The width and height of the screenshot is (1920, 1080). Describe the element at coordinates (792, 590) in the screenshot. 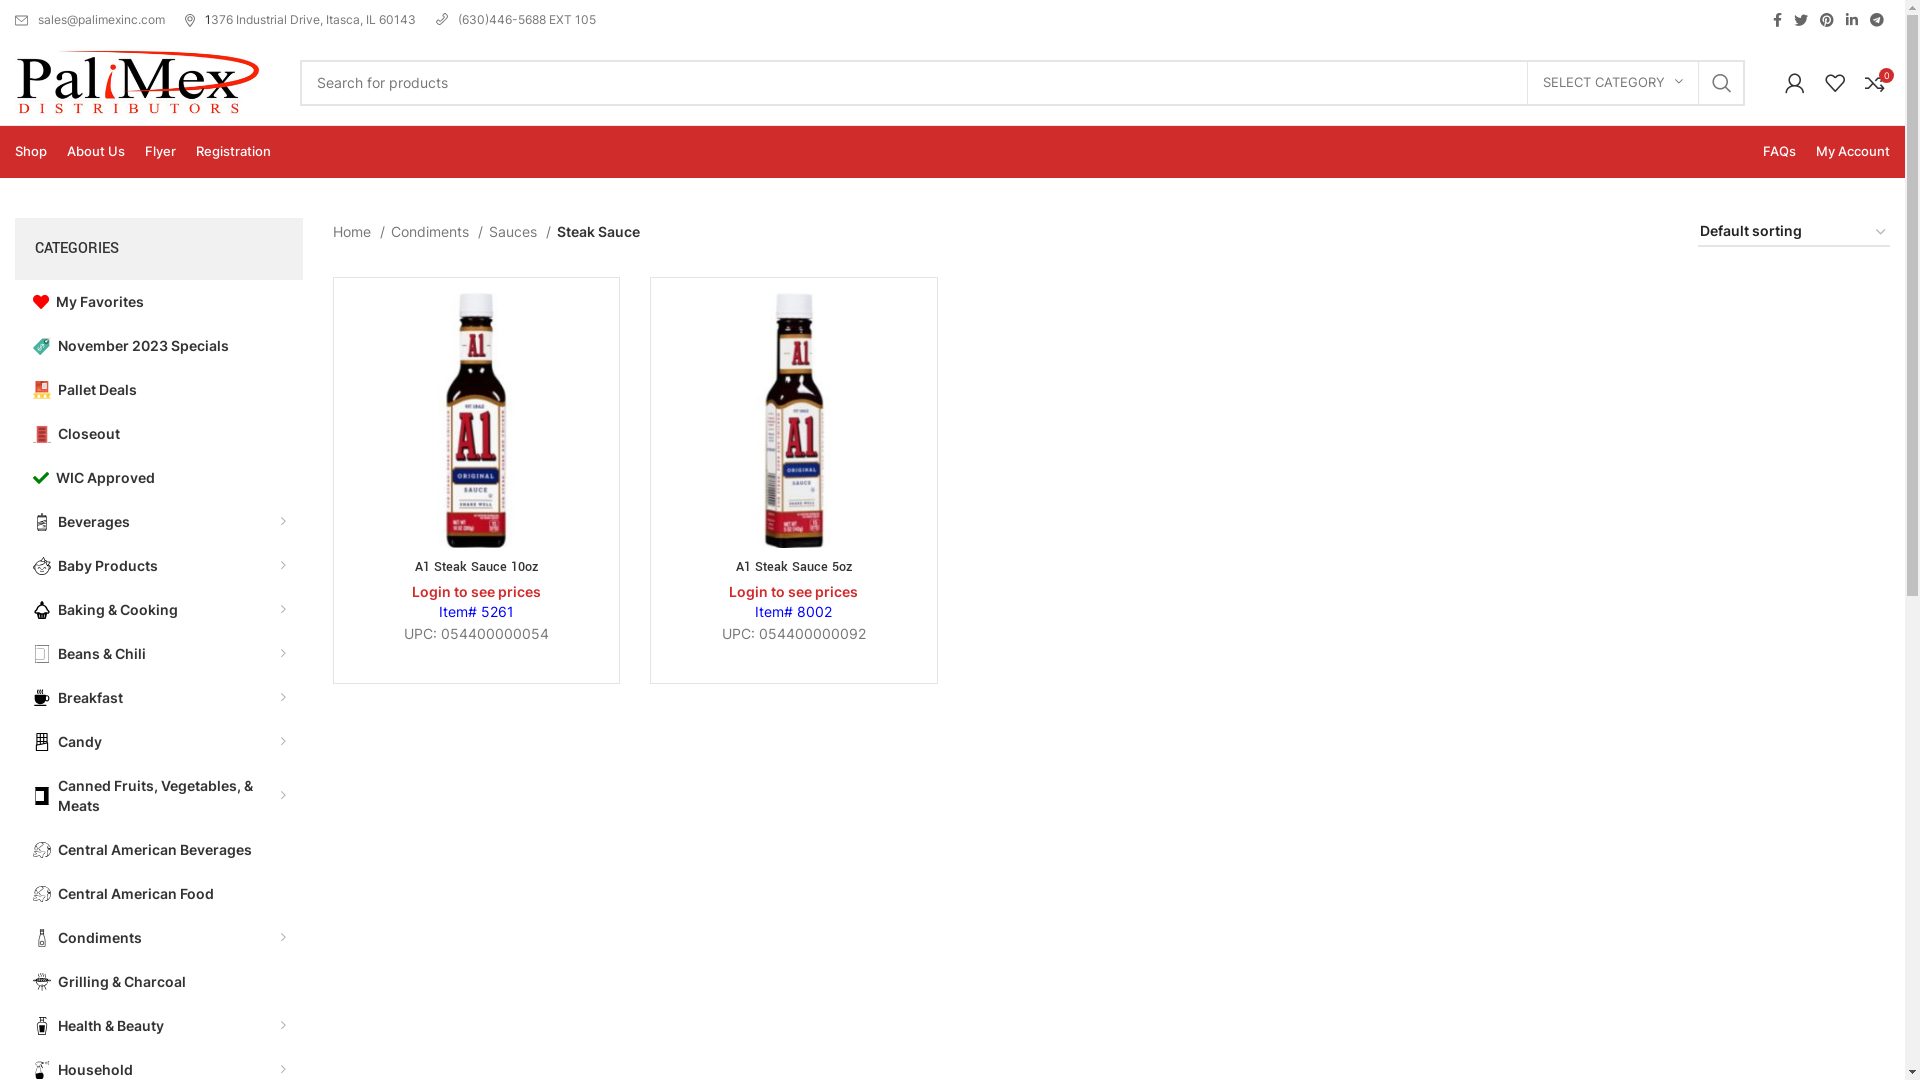

I see `'Login to see prices'` at that location.